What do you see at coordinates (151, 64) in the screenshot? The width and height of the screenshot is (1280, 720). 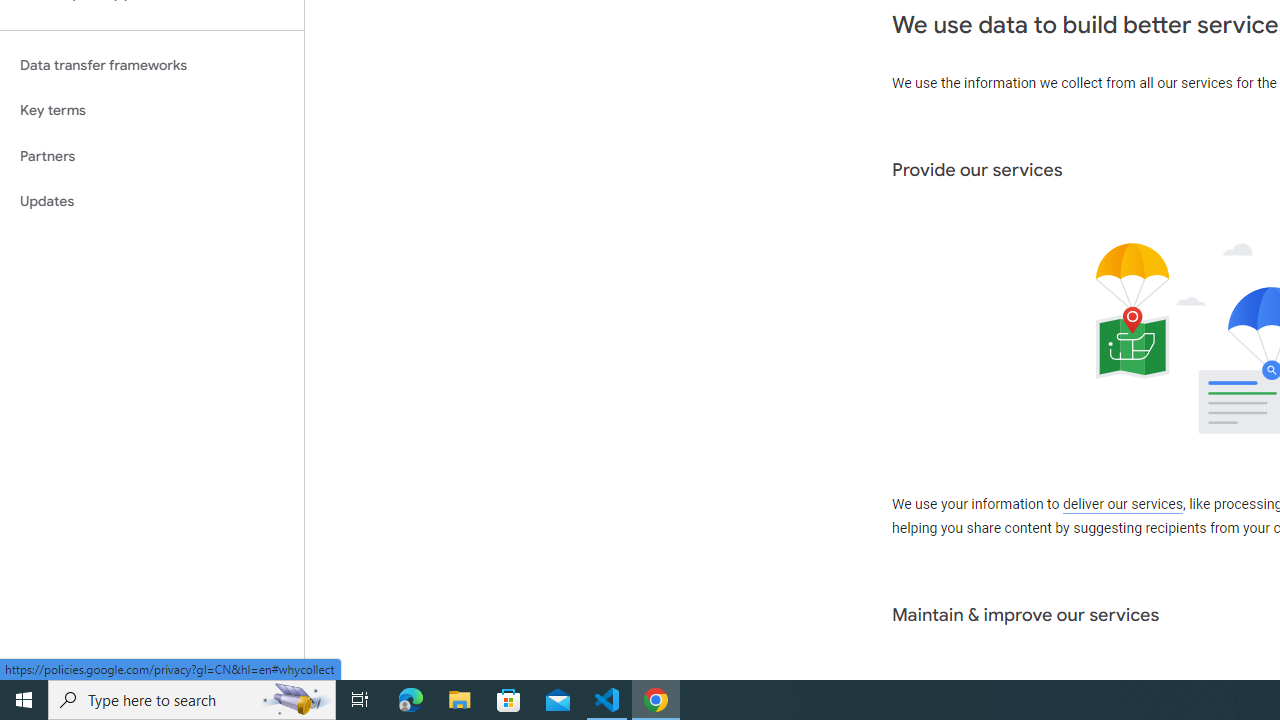 I see `'Data transfer frameworks'` at bounding box center [151, 64].